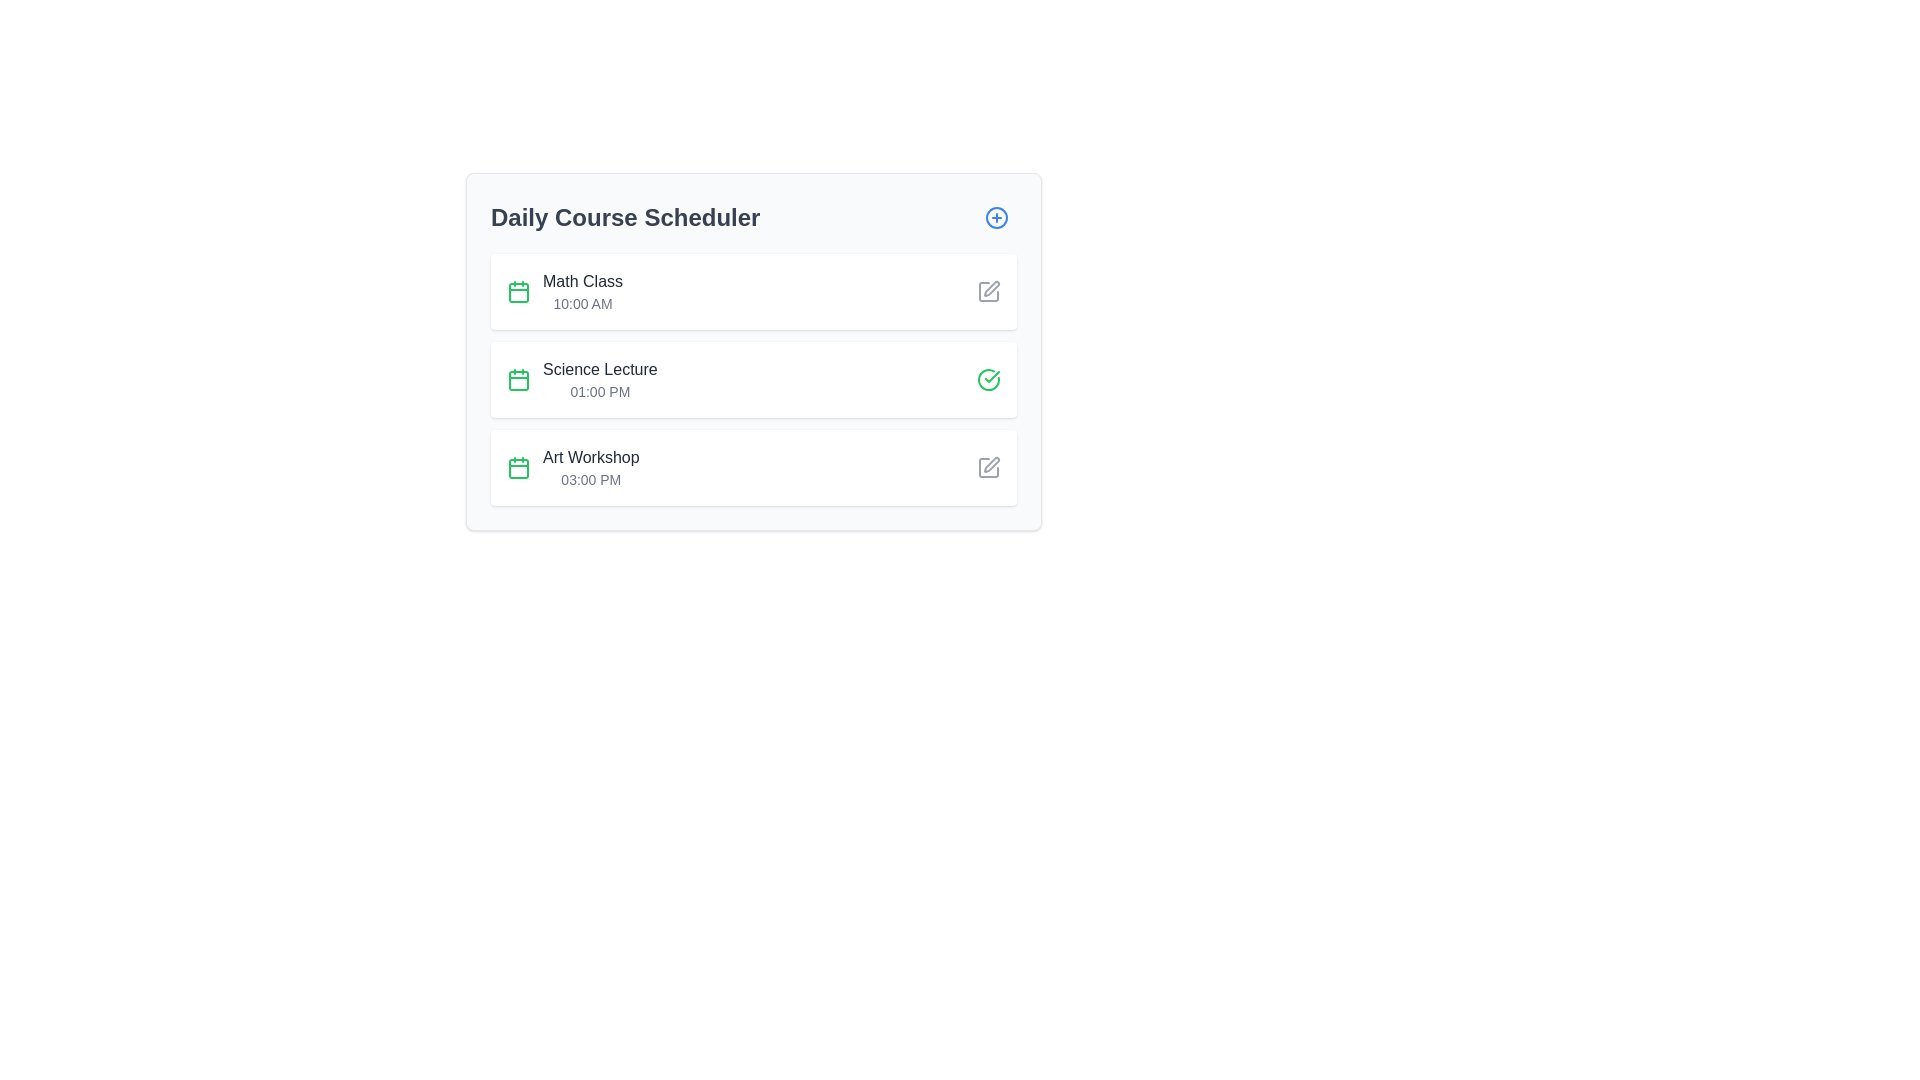 The image size is (1920, 1080). Describe the element at coordinates (572, 467) in the screenshot. I see `the Schedule entry row for 'Art Workshop', which includes a green calendar icon and the text '03:00 PM' in the Daily Course Scheduler list` at that location.